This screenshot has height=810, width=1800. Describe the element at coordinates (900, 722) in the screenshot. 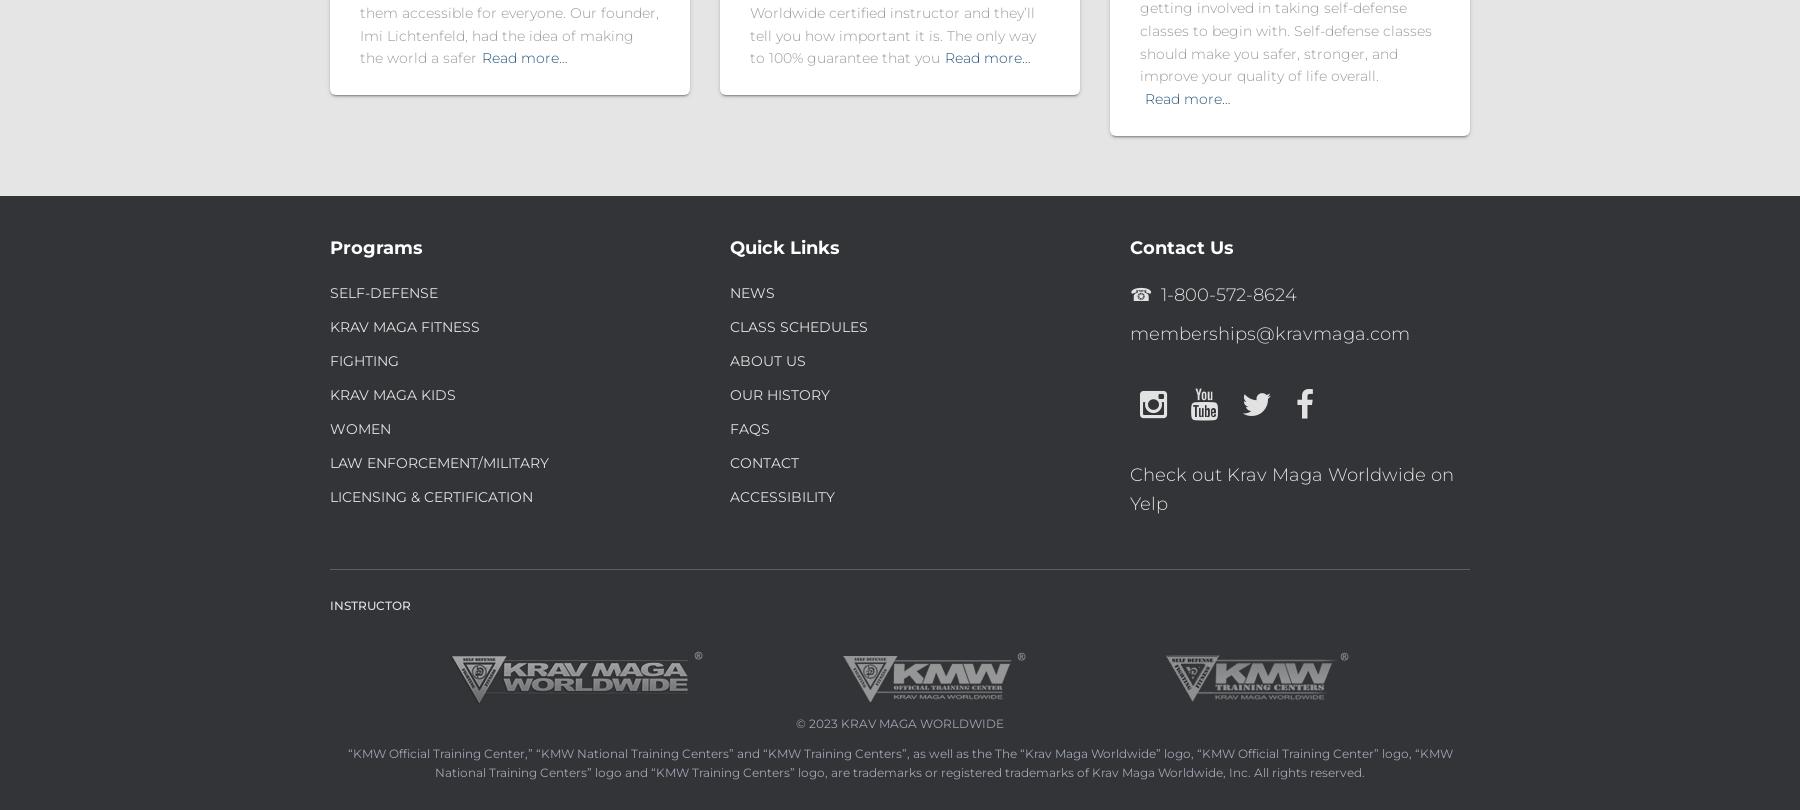

I see `'© 2023 KRAV MAGA WORLDWIDE'` at that location.